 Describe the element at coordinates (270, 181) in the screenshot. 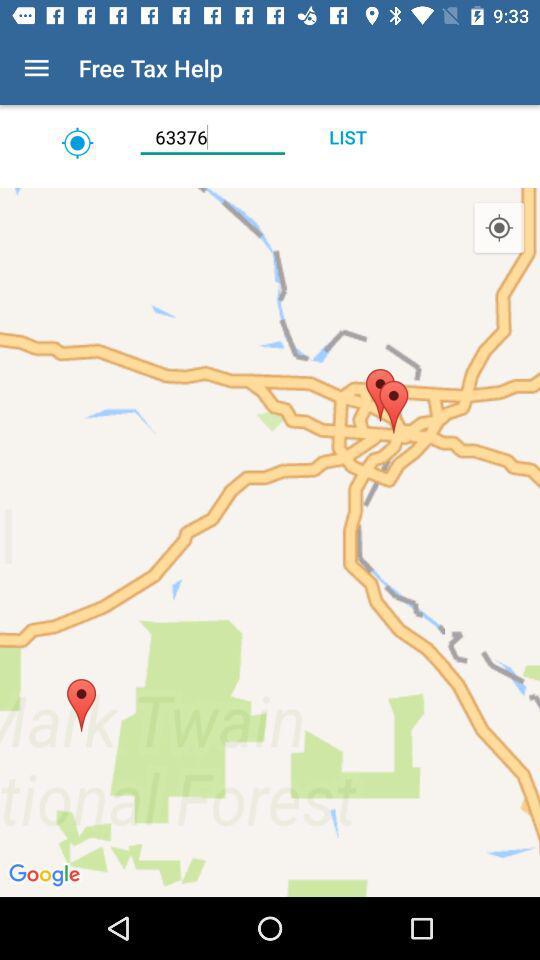

I see `rotate navigation` at that location.